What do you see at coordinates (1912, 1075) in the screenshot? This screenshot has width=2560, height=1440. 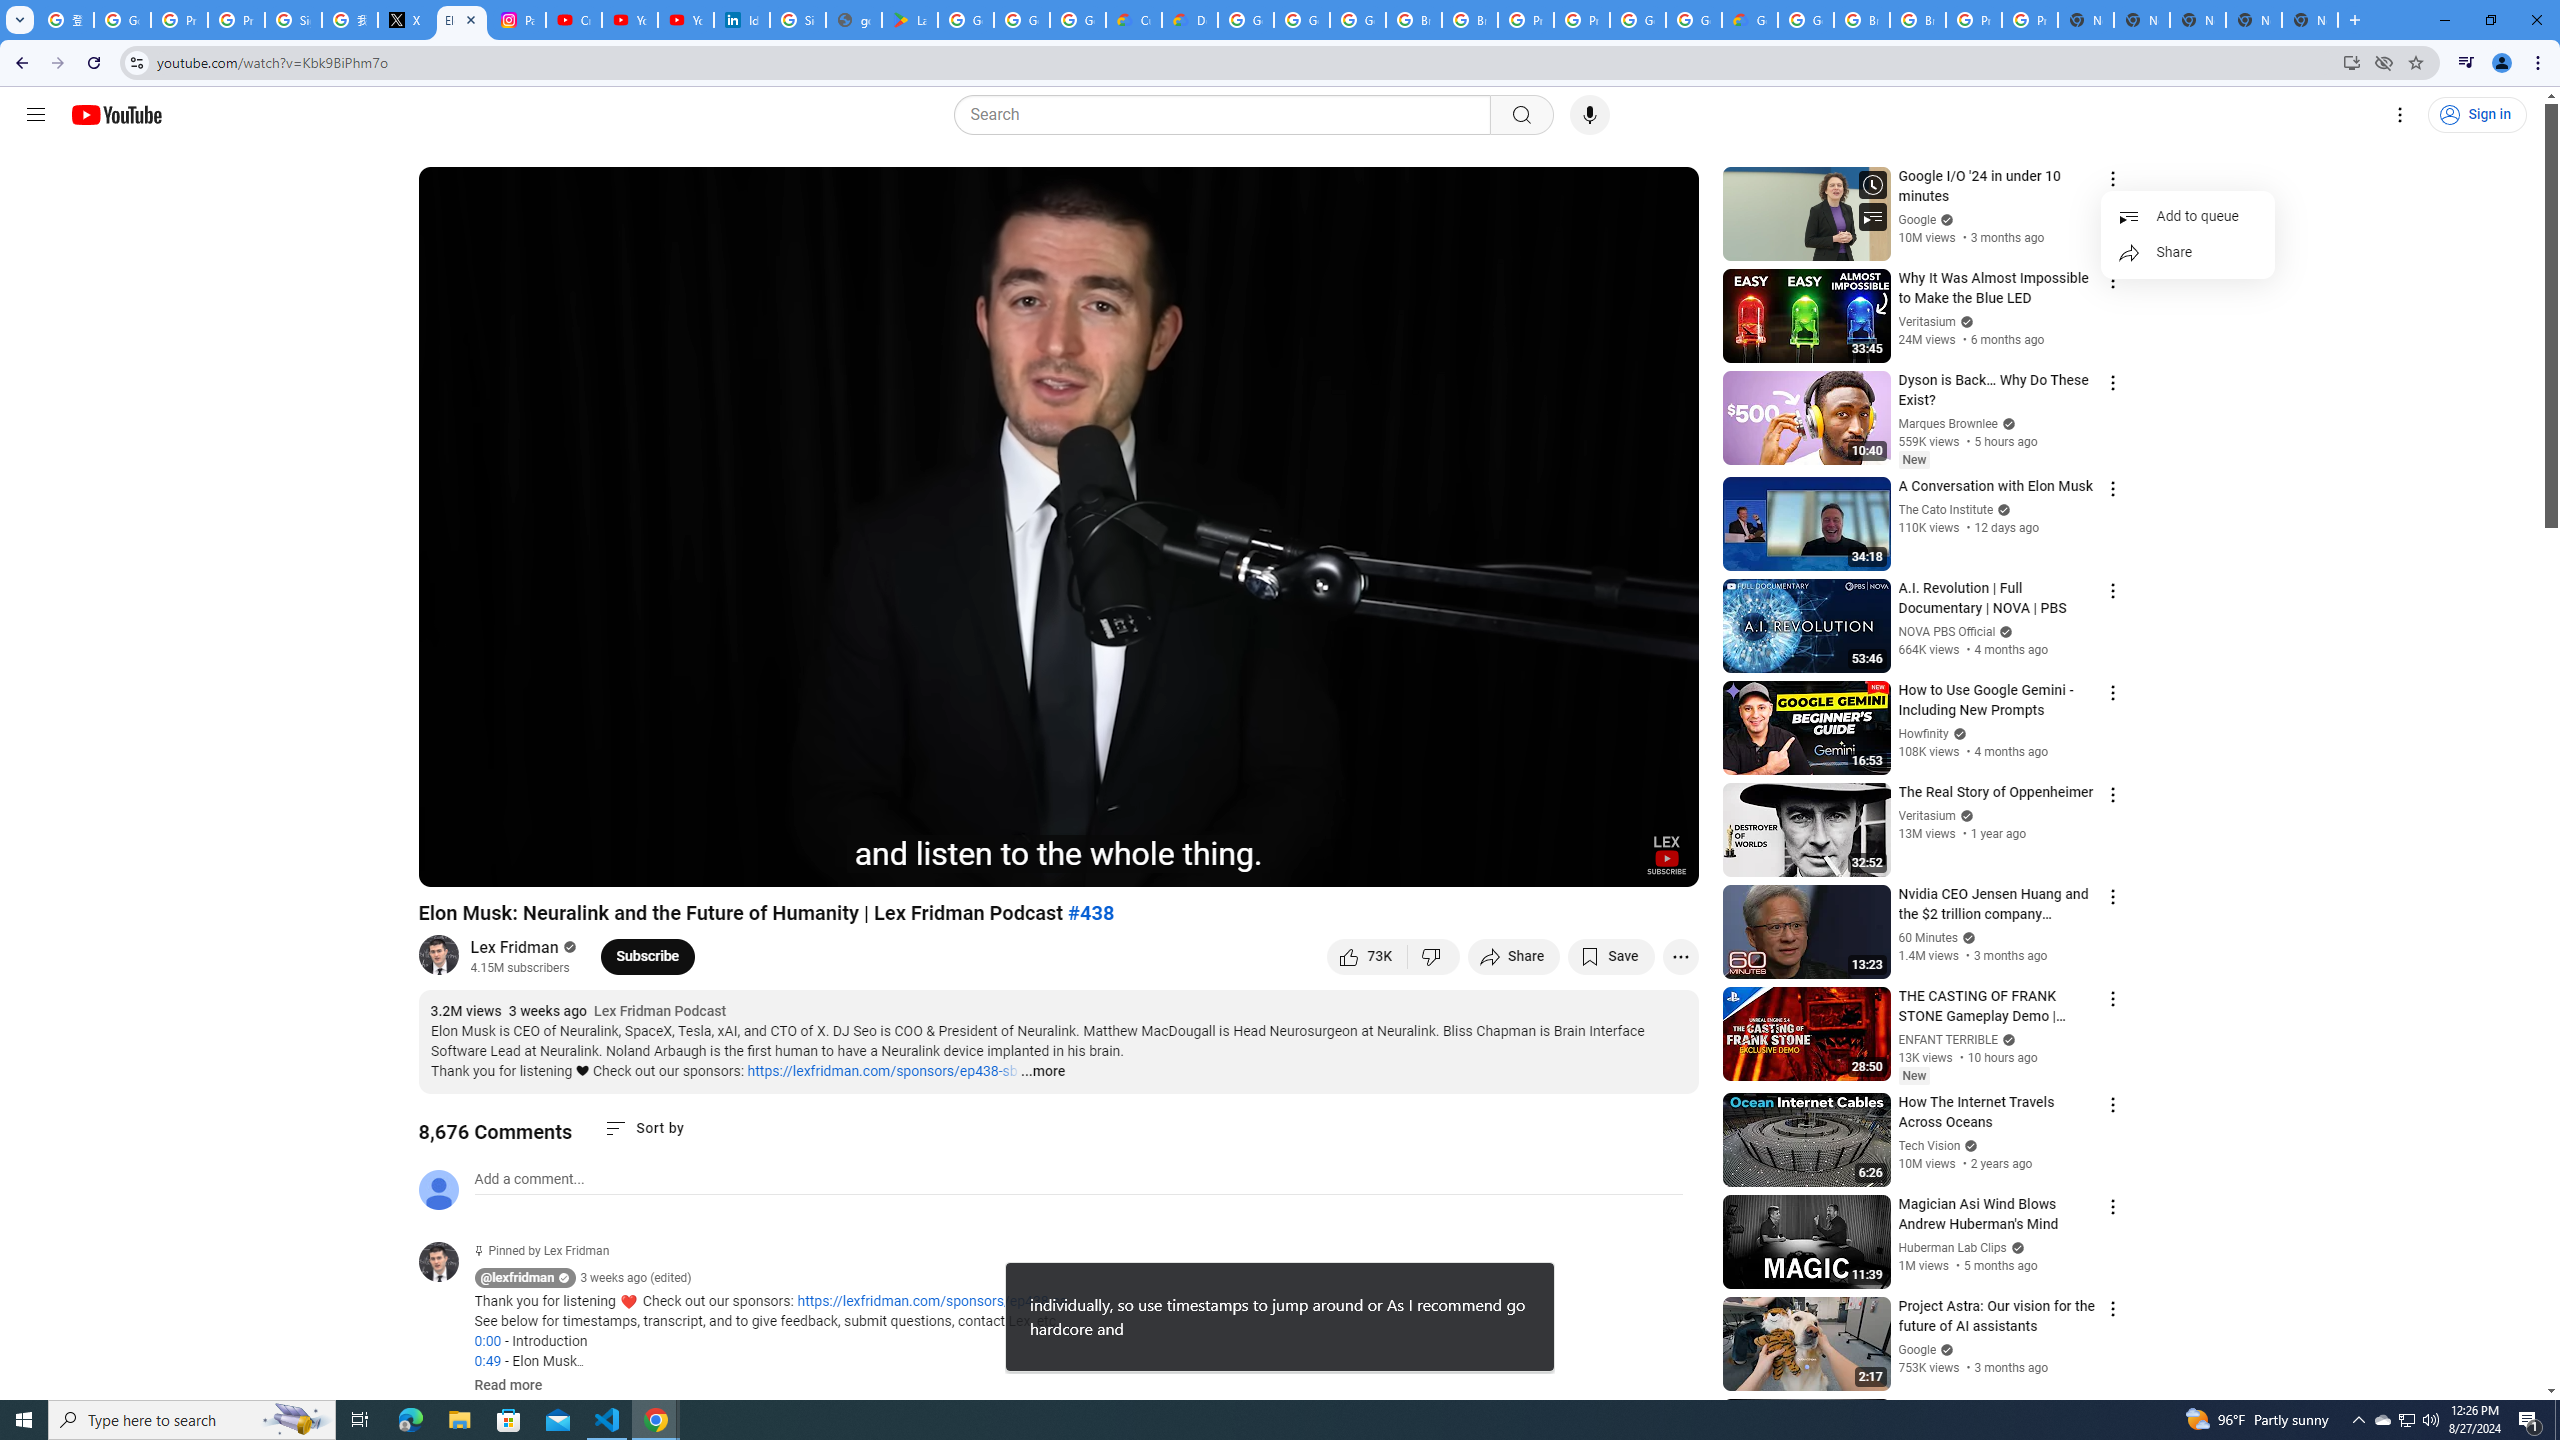 I see `'New'` at bounding box center [1912, 1075].